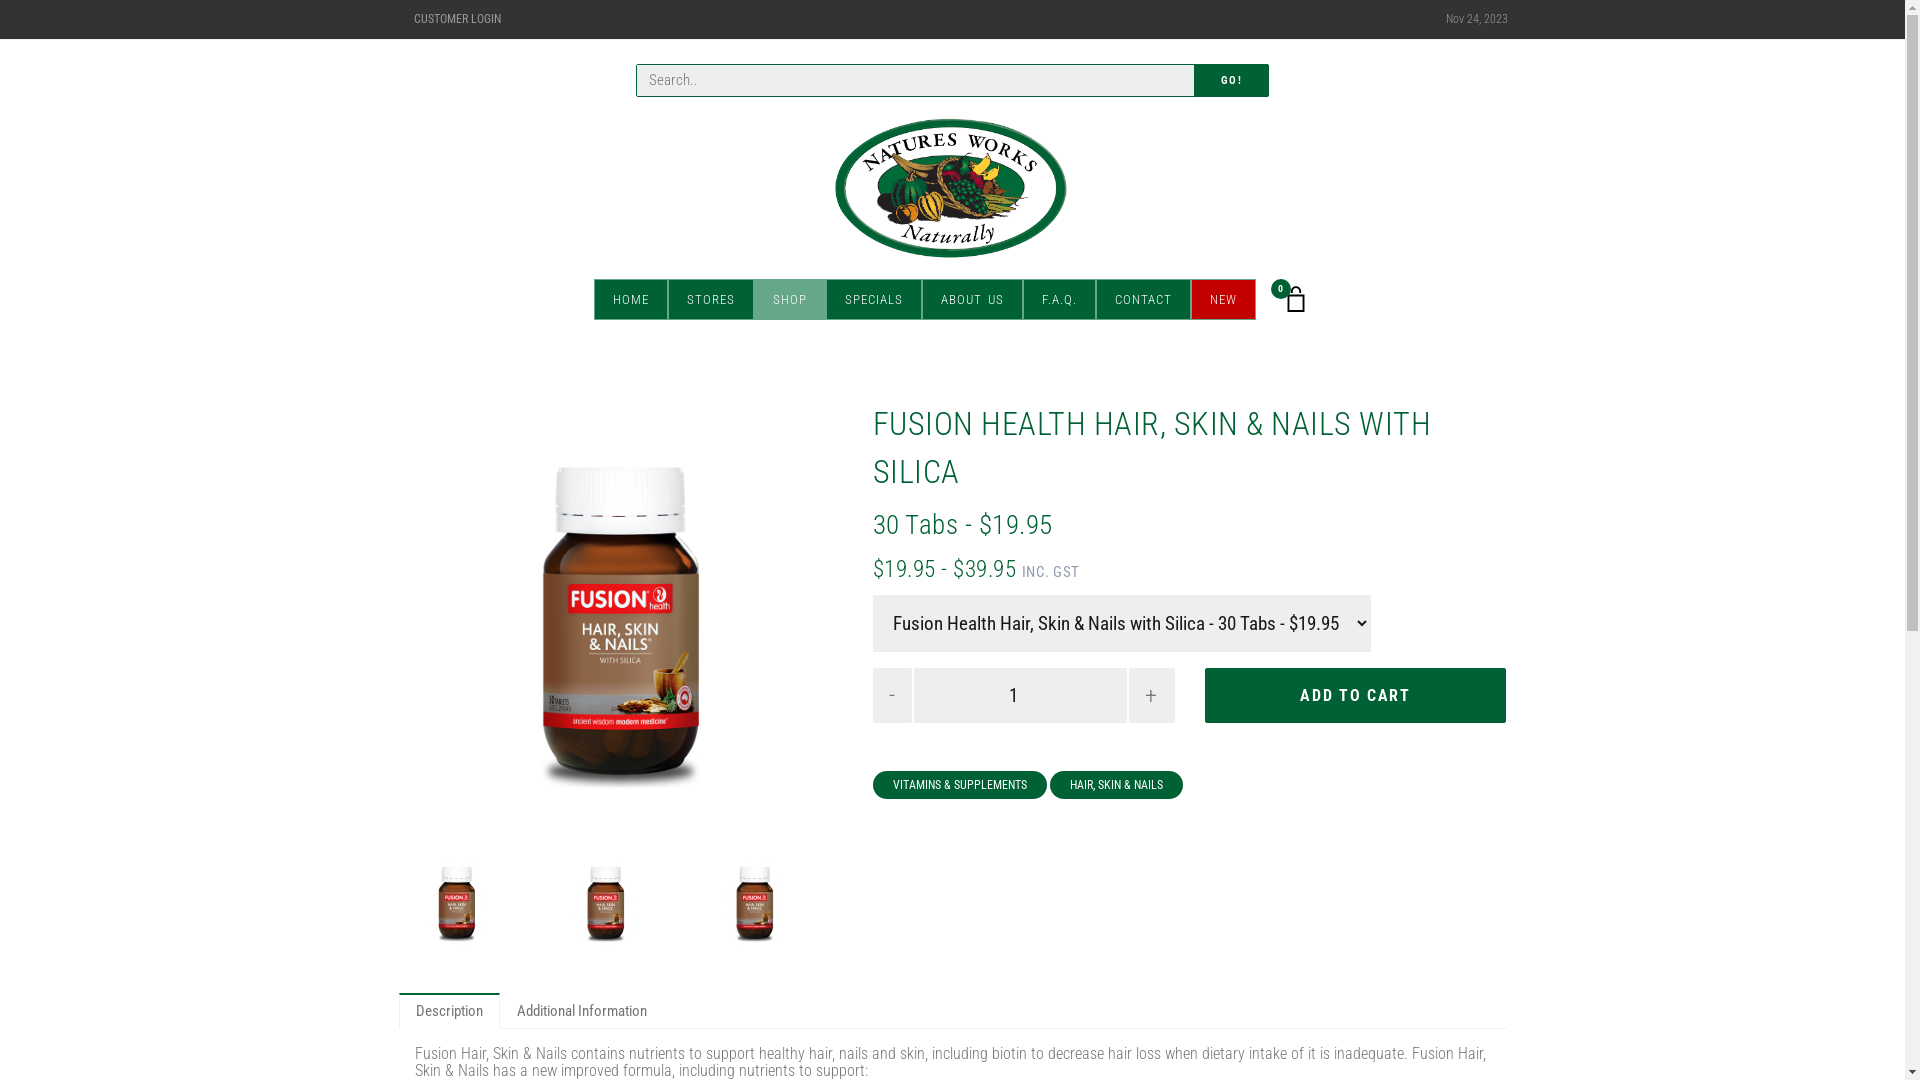 The width and height of the screenshot is (1920, 1080). Describe the element at coordinates (1049, 784) in the screenshot. I see `'HAIR, SKIN & NAILS'` at that location.